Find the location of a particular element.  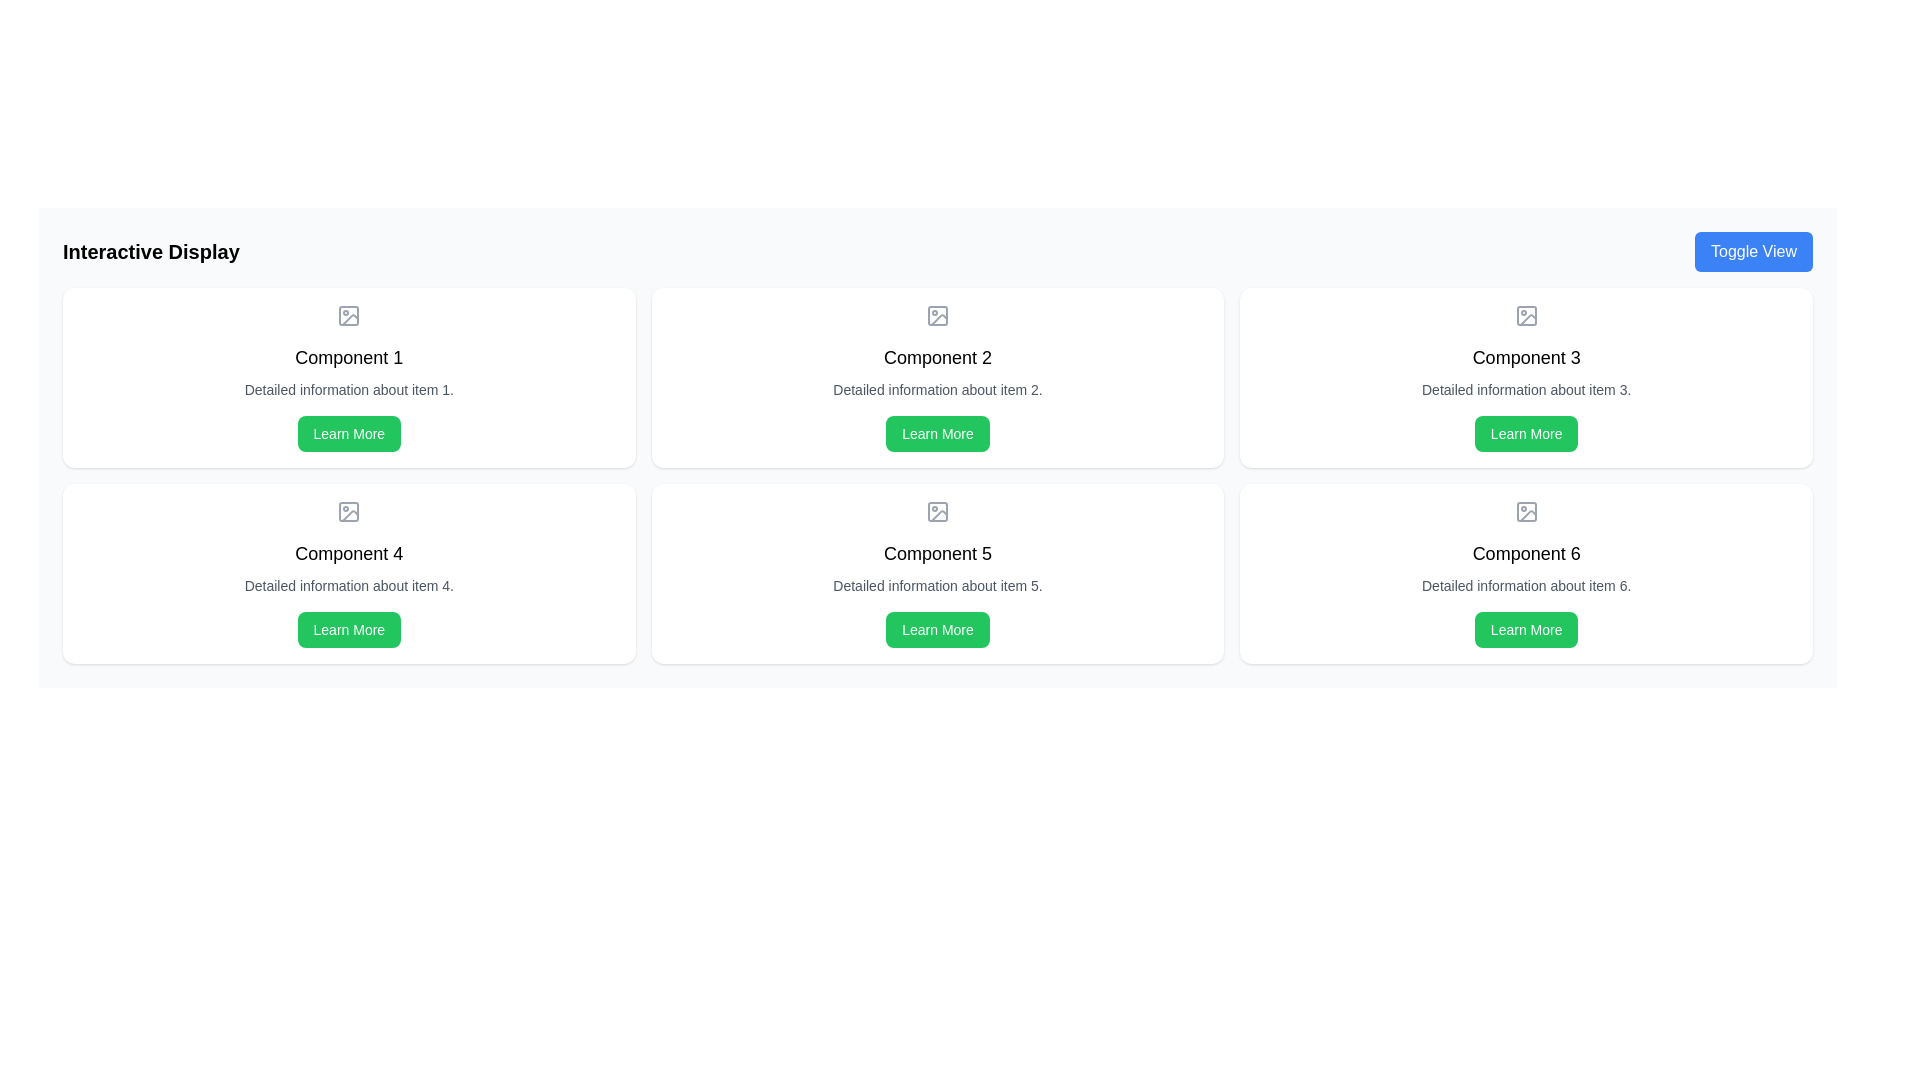

top-left corner square of the image icon within the card labeled 'Component 2' located in the top row, second column of the grid is located at coordinates (936, 315).